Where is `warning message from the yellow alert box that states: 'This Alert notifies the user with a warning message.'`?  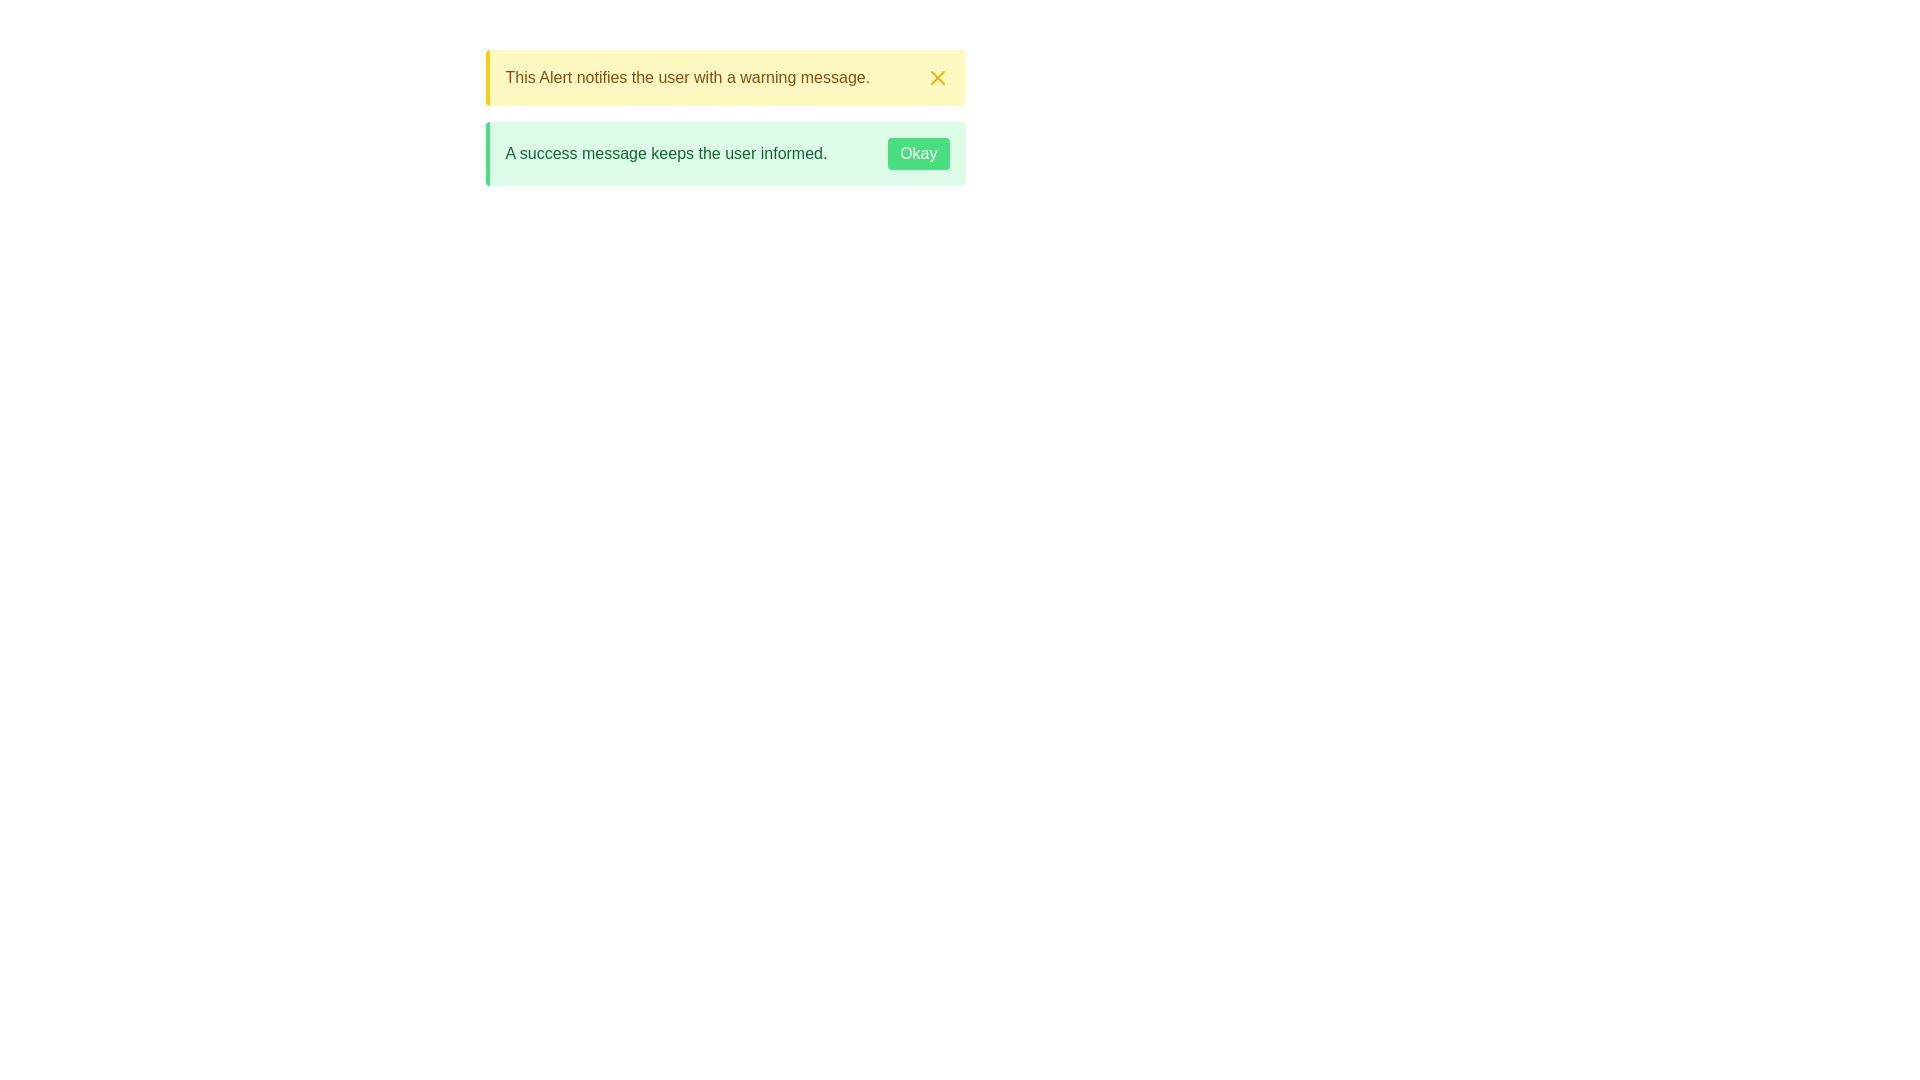 warning message from the yellow alert box that states: 'This Alert notifies the user with a warning message.' is located at coordinates (724, 76).